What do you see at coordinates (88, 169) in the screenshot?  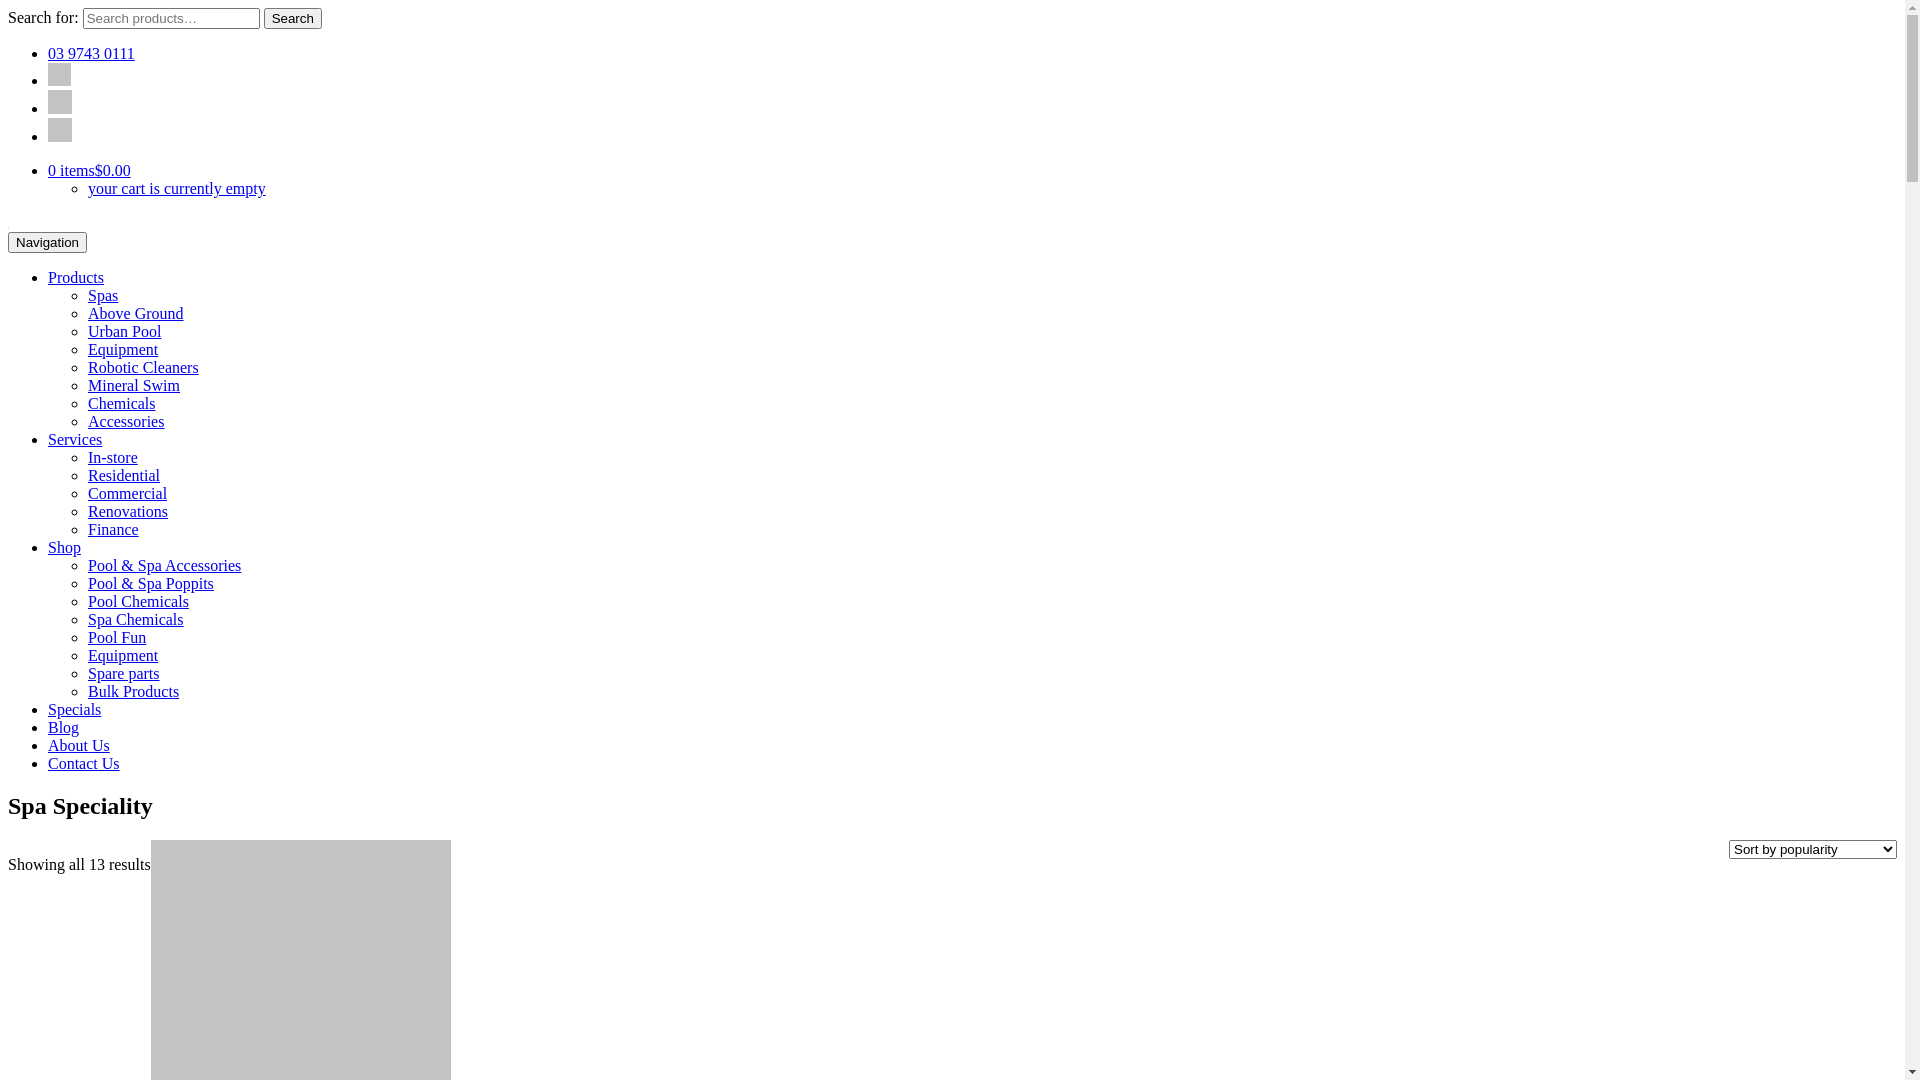 I see `'0 items$0.00'` at bounding box center [88, 169].